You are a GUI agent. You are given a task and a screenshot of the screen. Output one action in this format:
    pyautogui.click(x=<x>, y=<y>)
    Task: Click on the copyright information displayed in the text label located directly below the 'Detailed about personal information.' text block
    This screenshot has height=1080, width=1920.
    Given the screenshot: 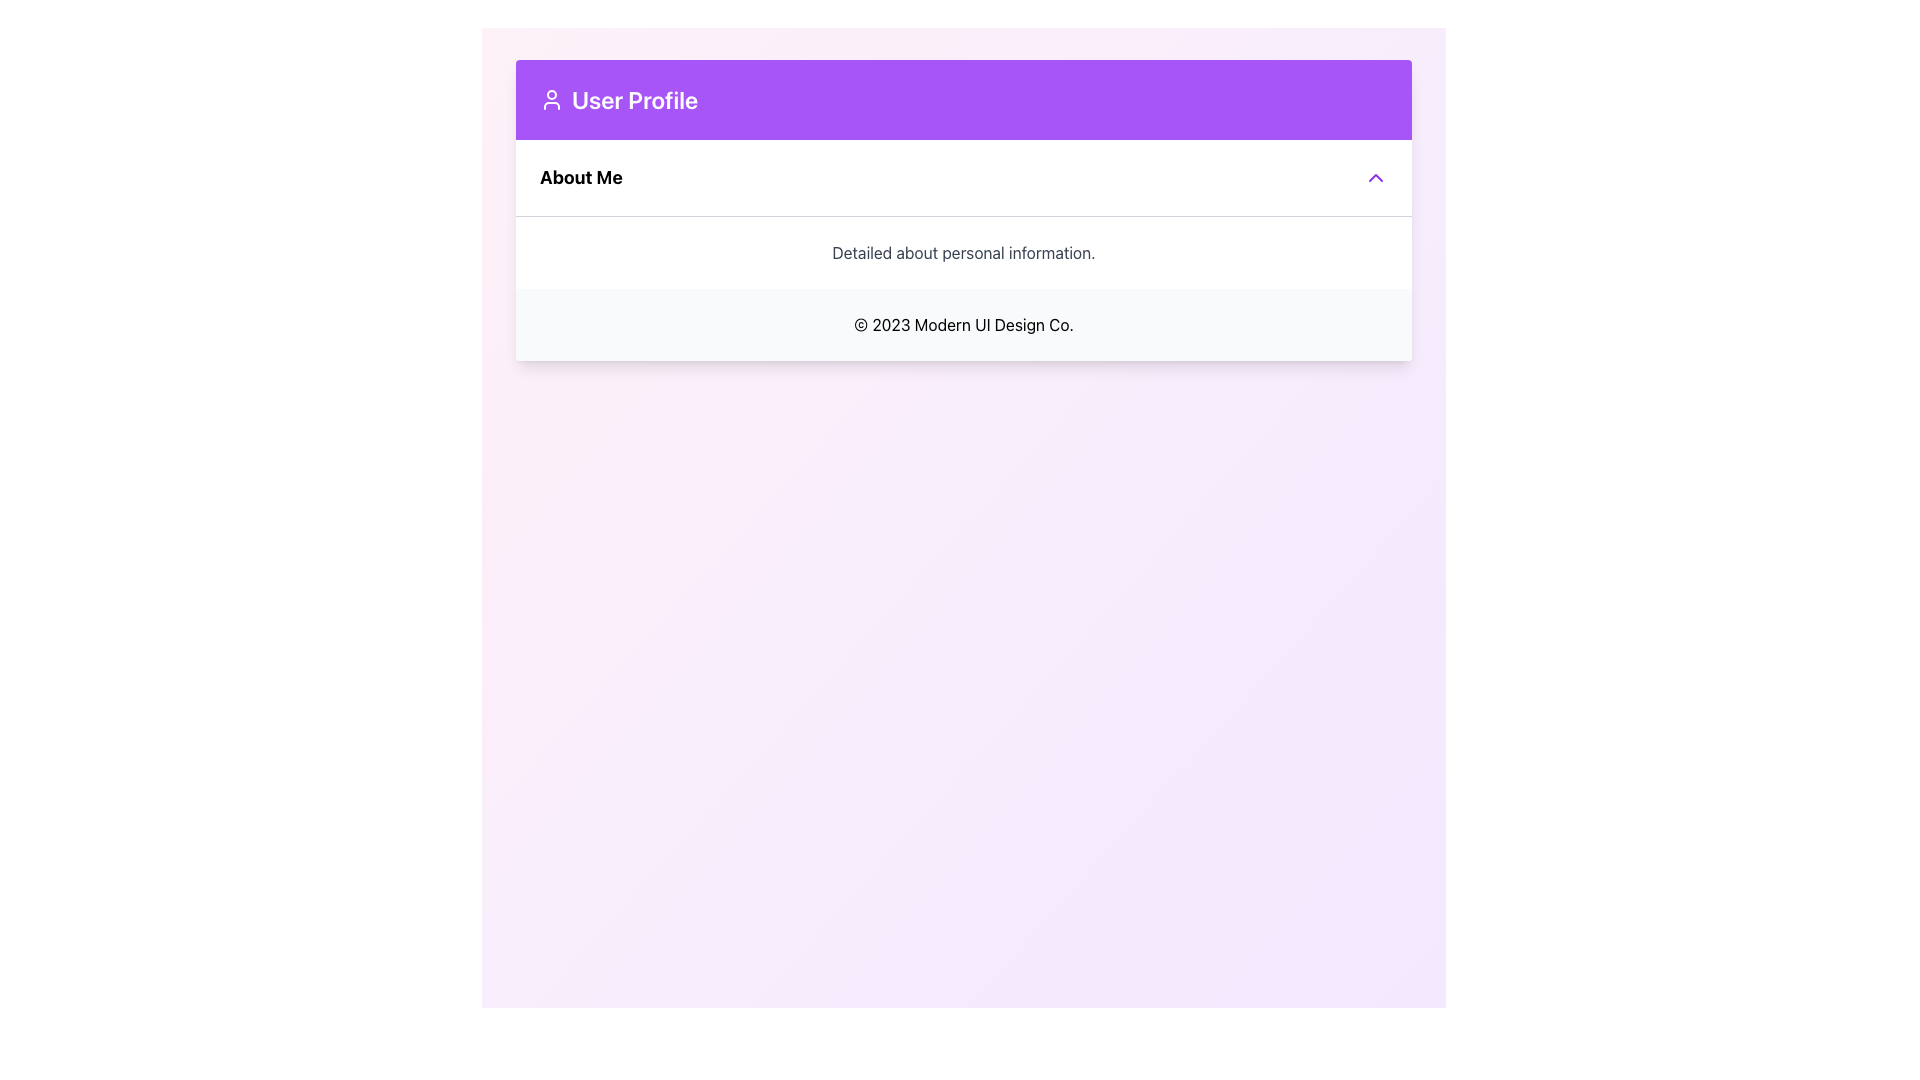 What is the action you would take?
    pyautogui.click(x=964, y=323)
    